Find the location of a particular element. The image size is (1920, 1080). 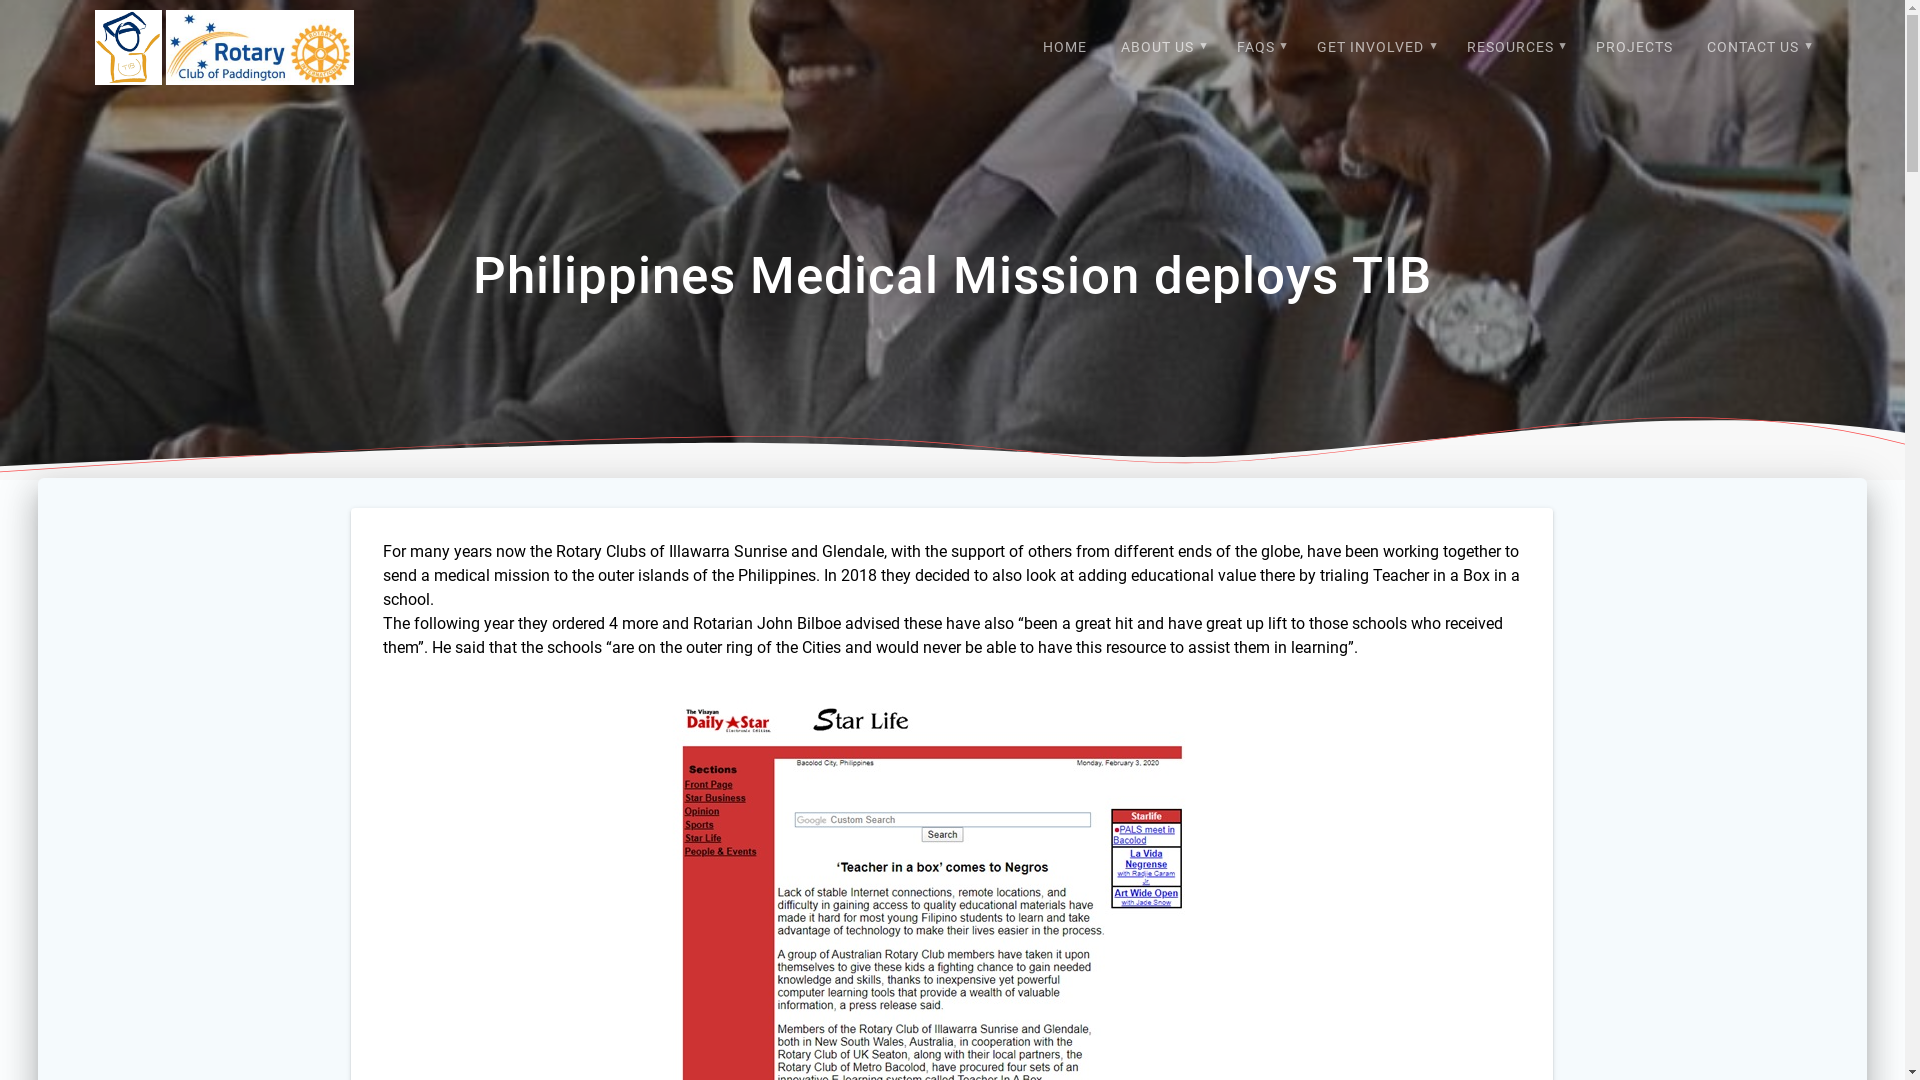

'HOME' is located at coordinates (1064, 46).